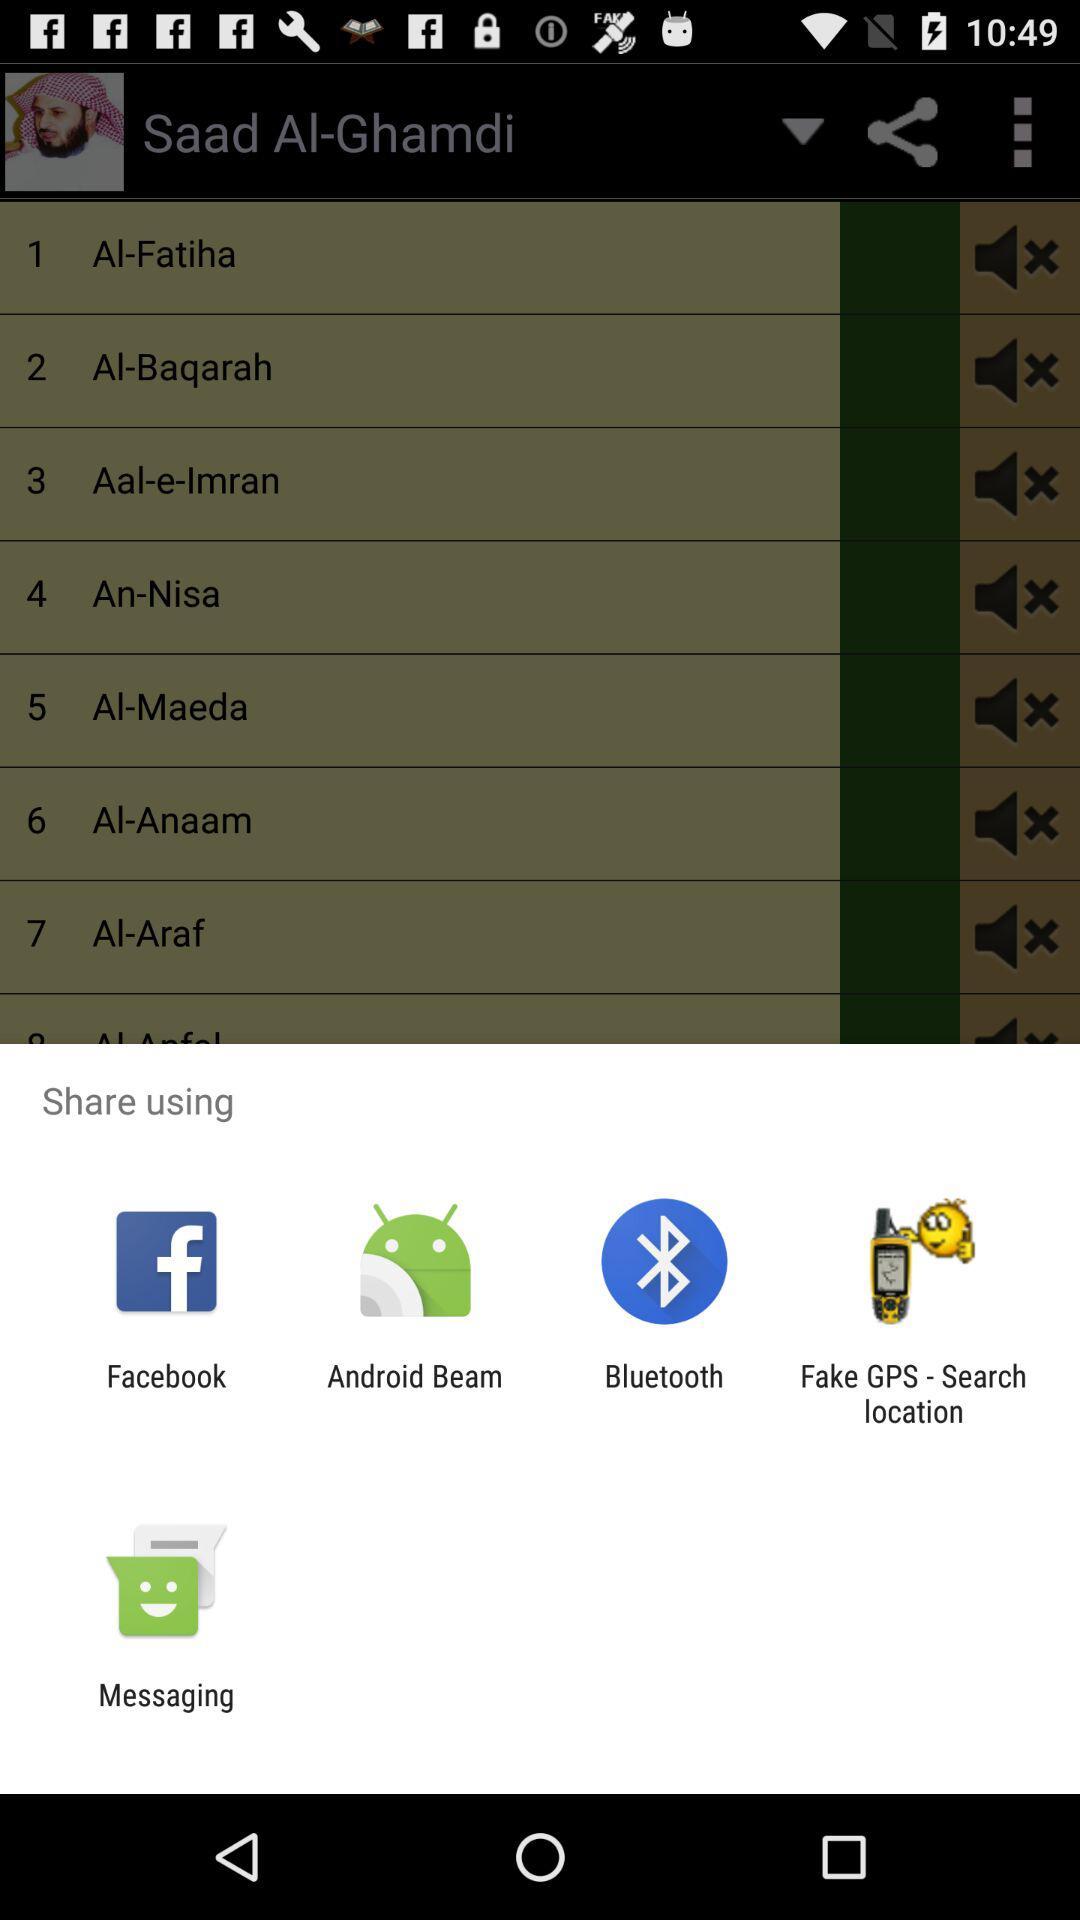 The image size is (1080, 1920). Describe the element at coordinates (165, 1711) in the screenshot. I see `the messaging app` at that location.